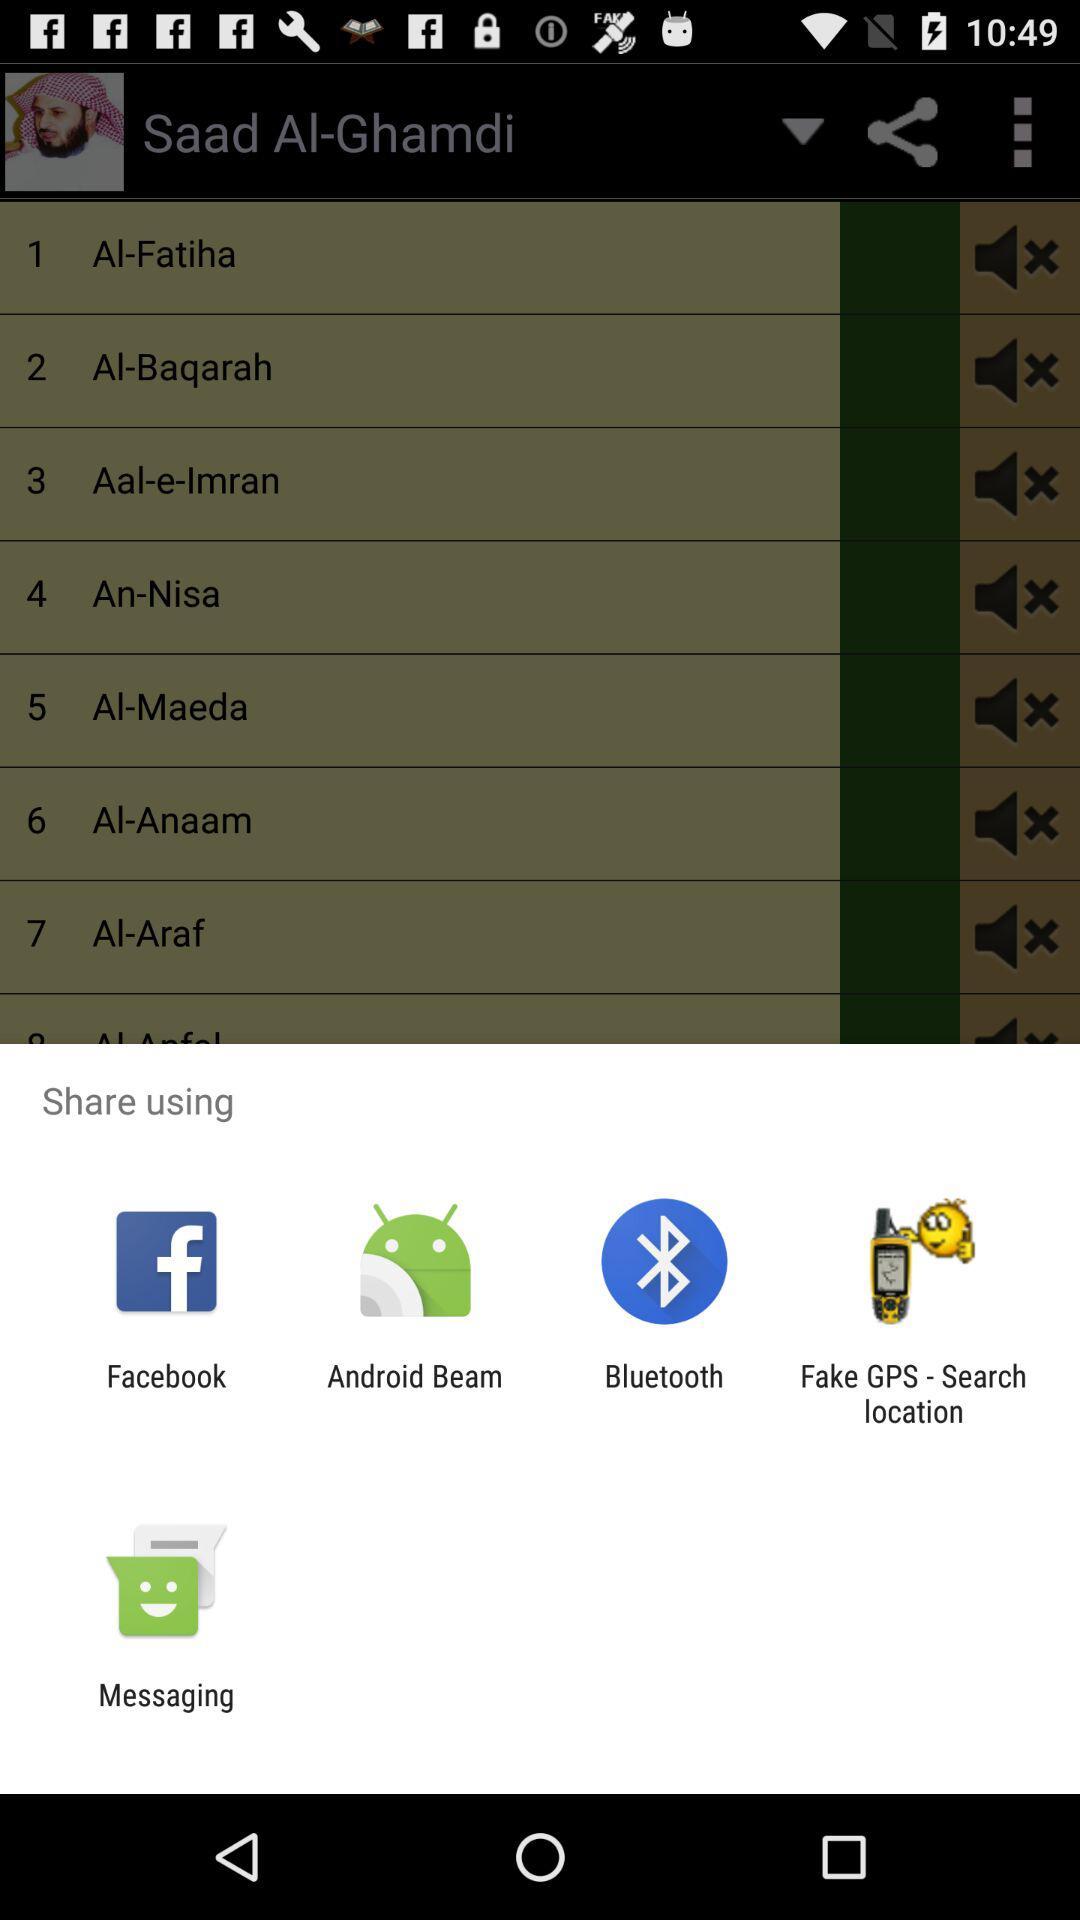 The image size is (1080, 1920). Describe the element at coordinates (165, 1711) in the screenshot. I see `the messaging app` at that location.